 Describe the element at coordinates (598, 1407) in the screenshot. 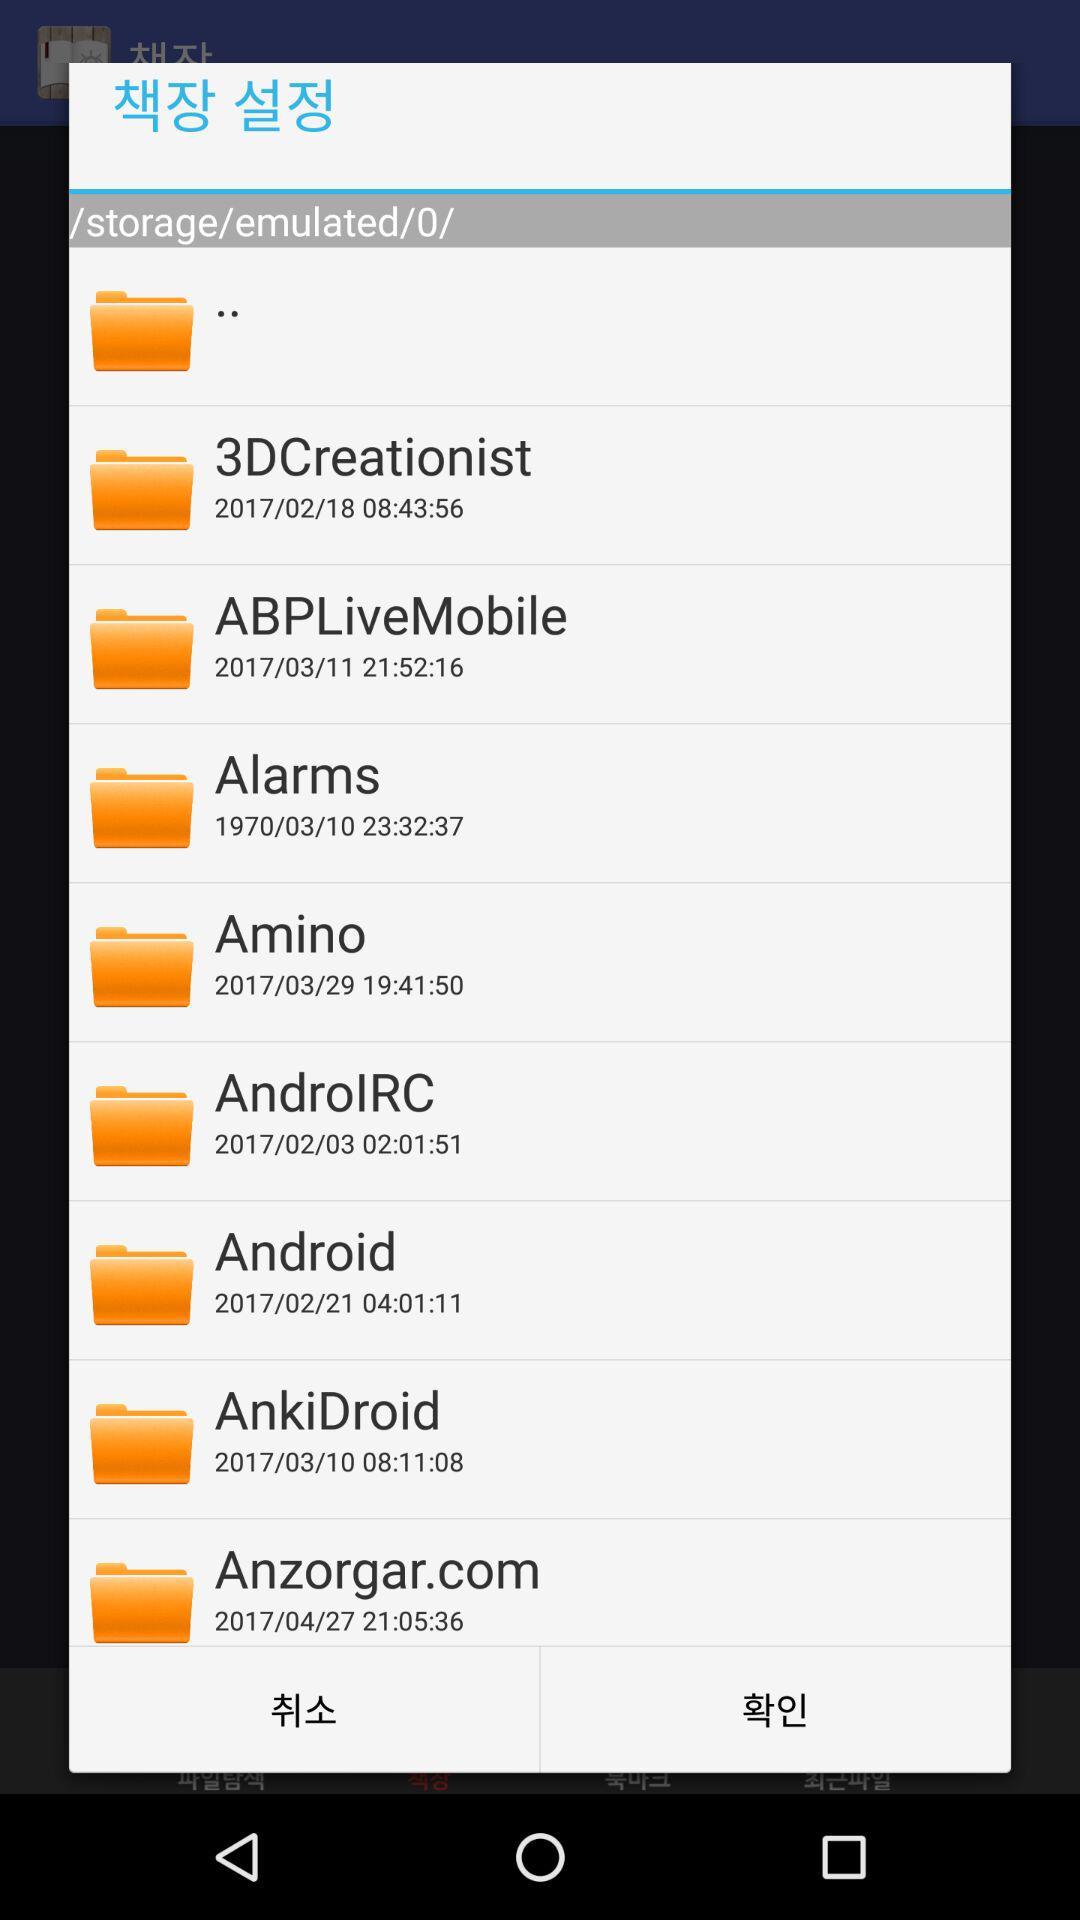

I see `icon below the 2017 02 21` at that location.